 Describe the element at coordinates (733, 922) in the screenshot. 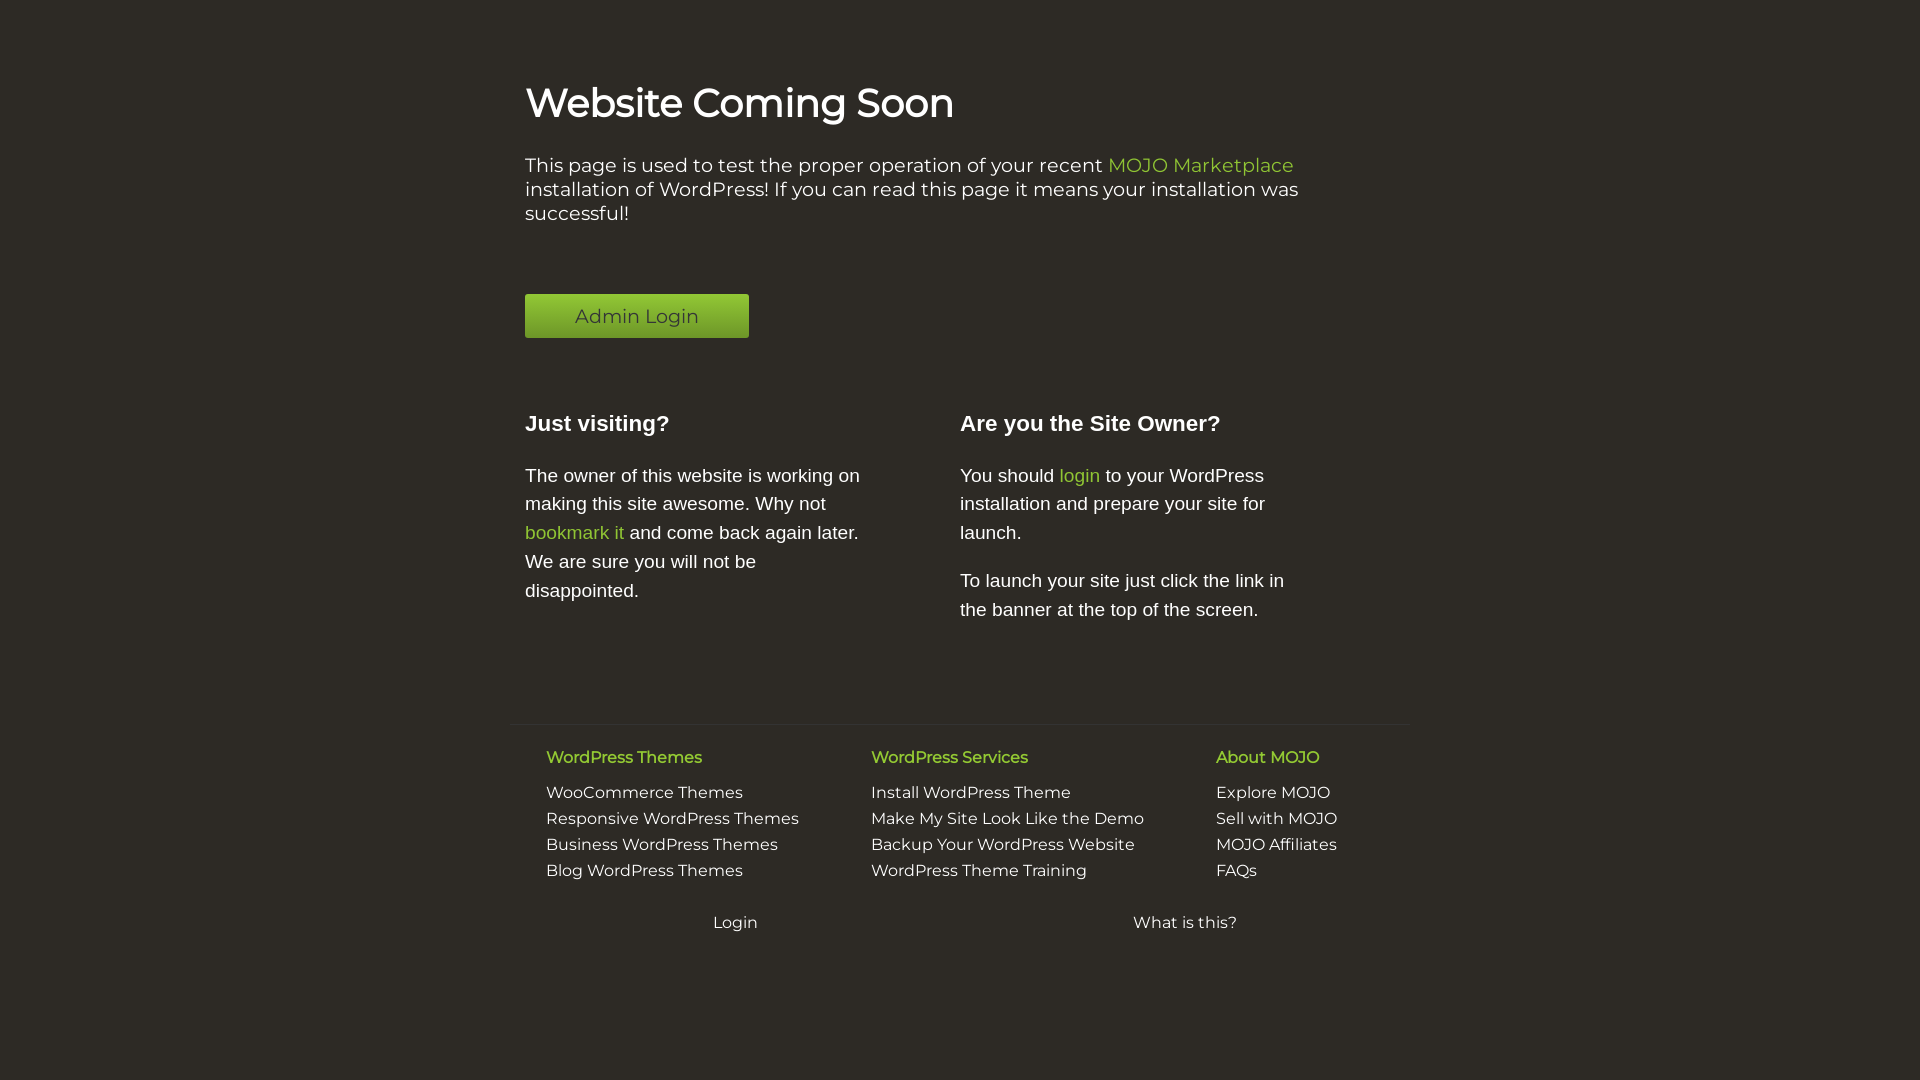

I see `'Login'` at that location.